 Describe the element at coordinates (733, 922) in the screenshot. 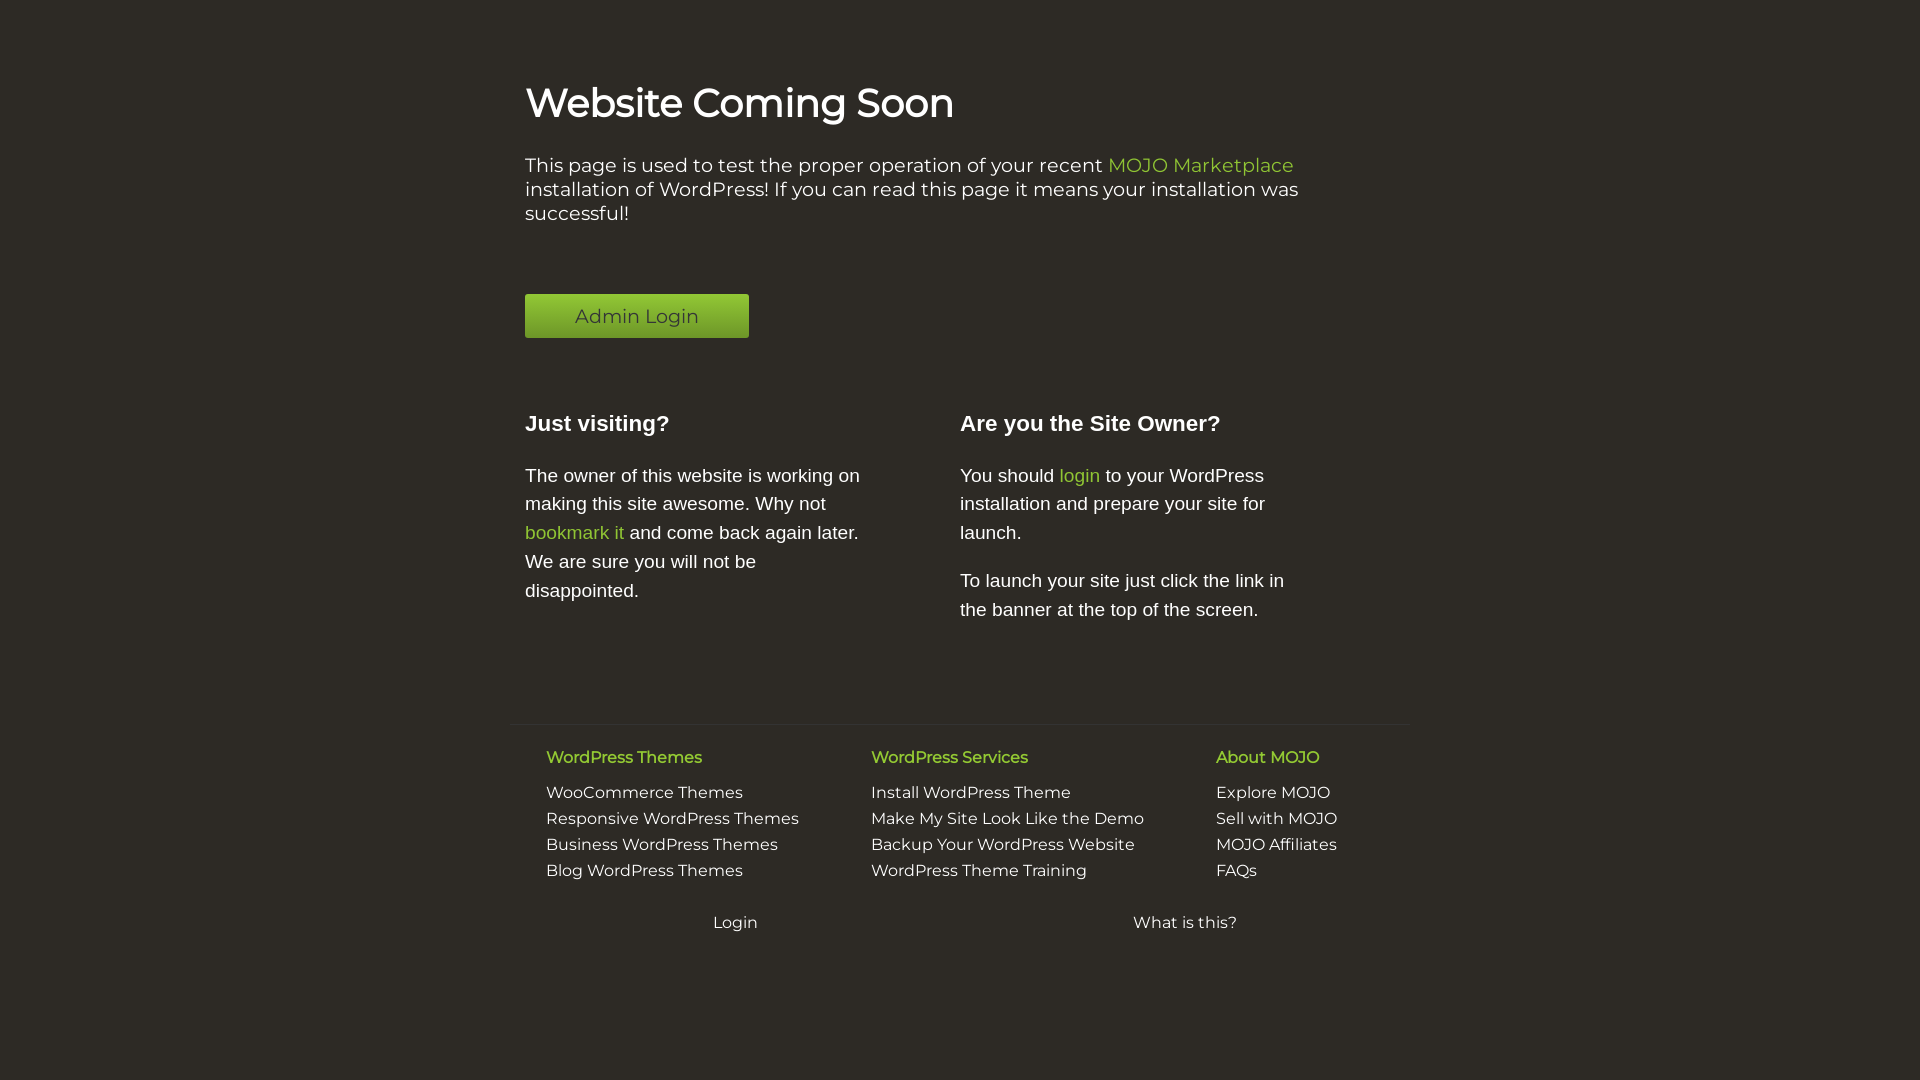

I see `'Login'` at that location.